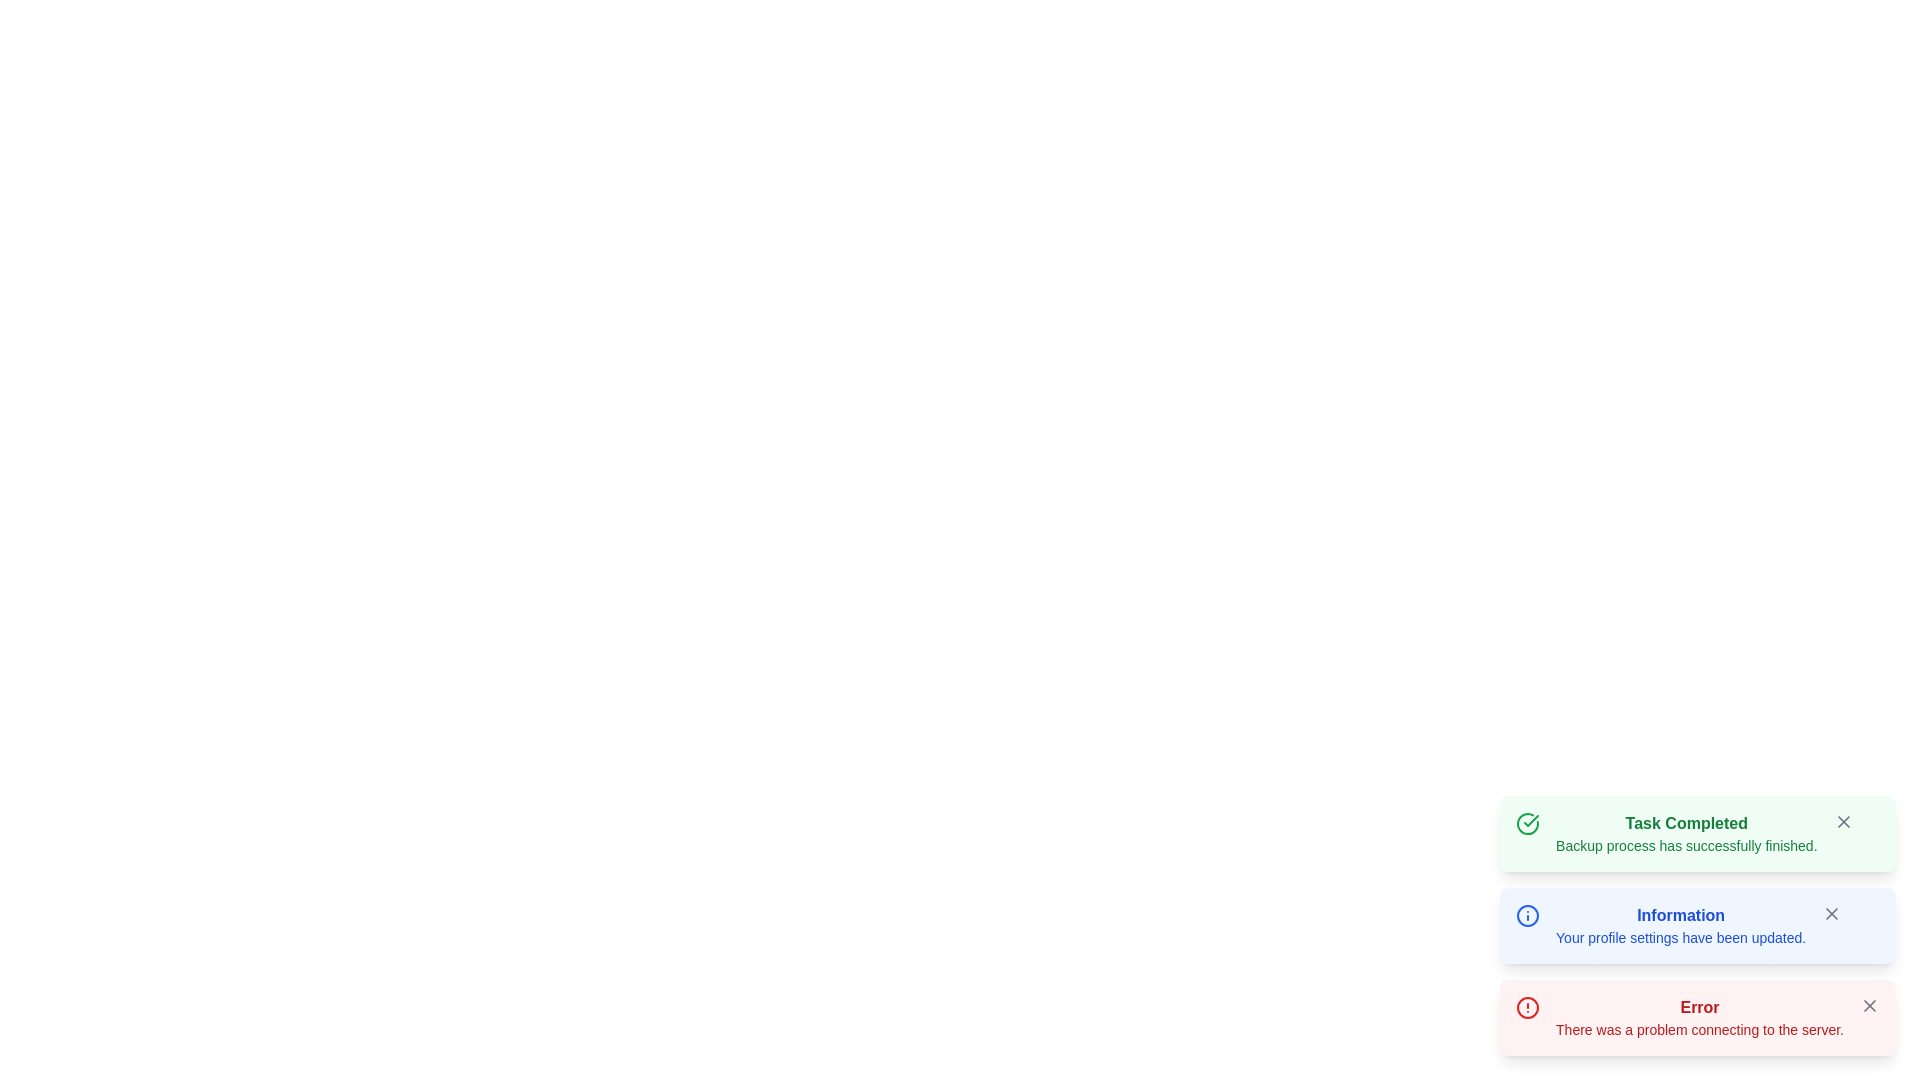 The image size is (1920, 1080). Describe the element at coordinates (1527, 915) in the screenshot. I see `the informational message icon located at the left side of the 'Information' notification message, positioned before the title` at that location.